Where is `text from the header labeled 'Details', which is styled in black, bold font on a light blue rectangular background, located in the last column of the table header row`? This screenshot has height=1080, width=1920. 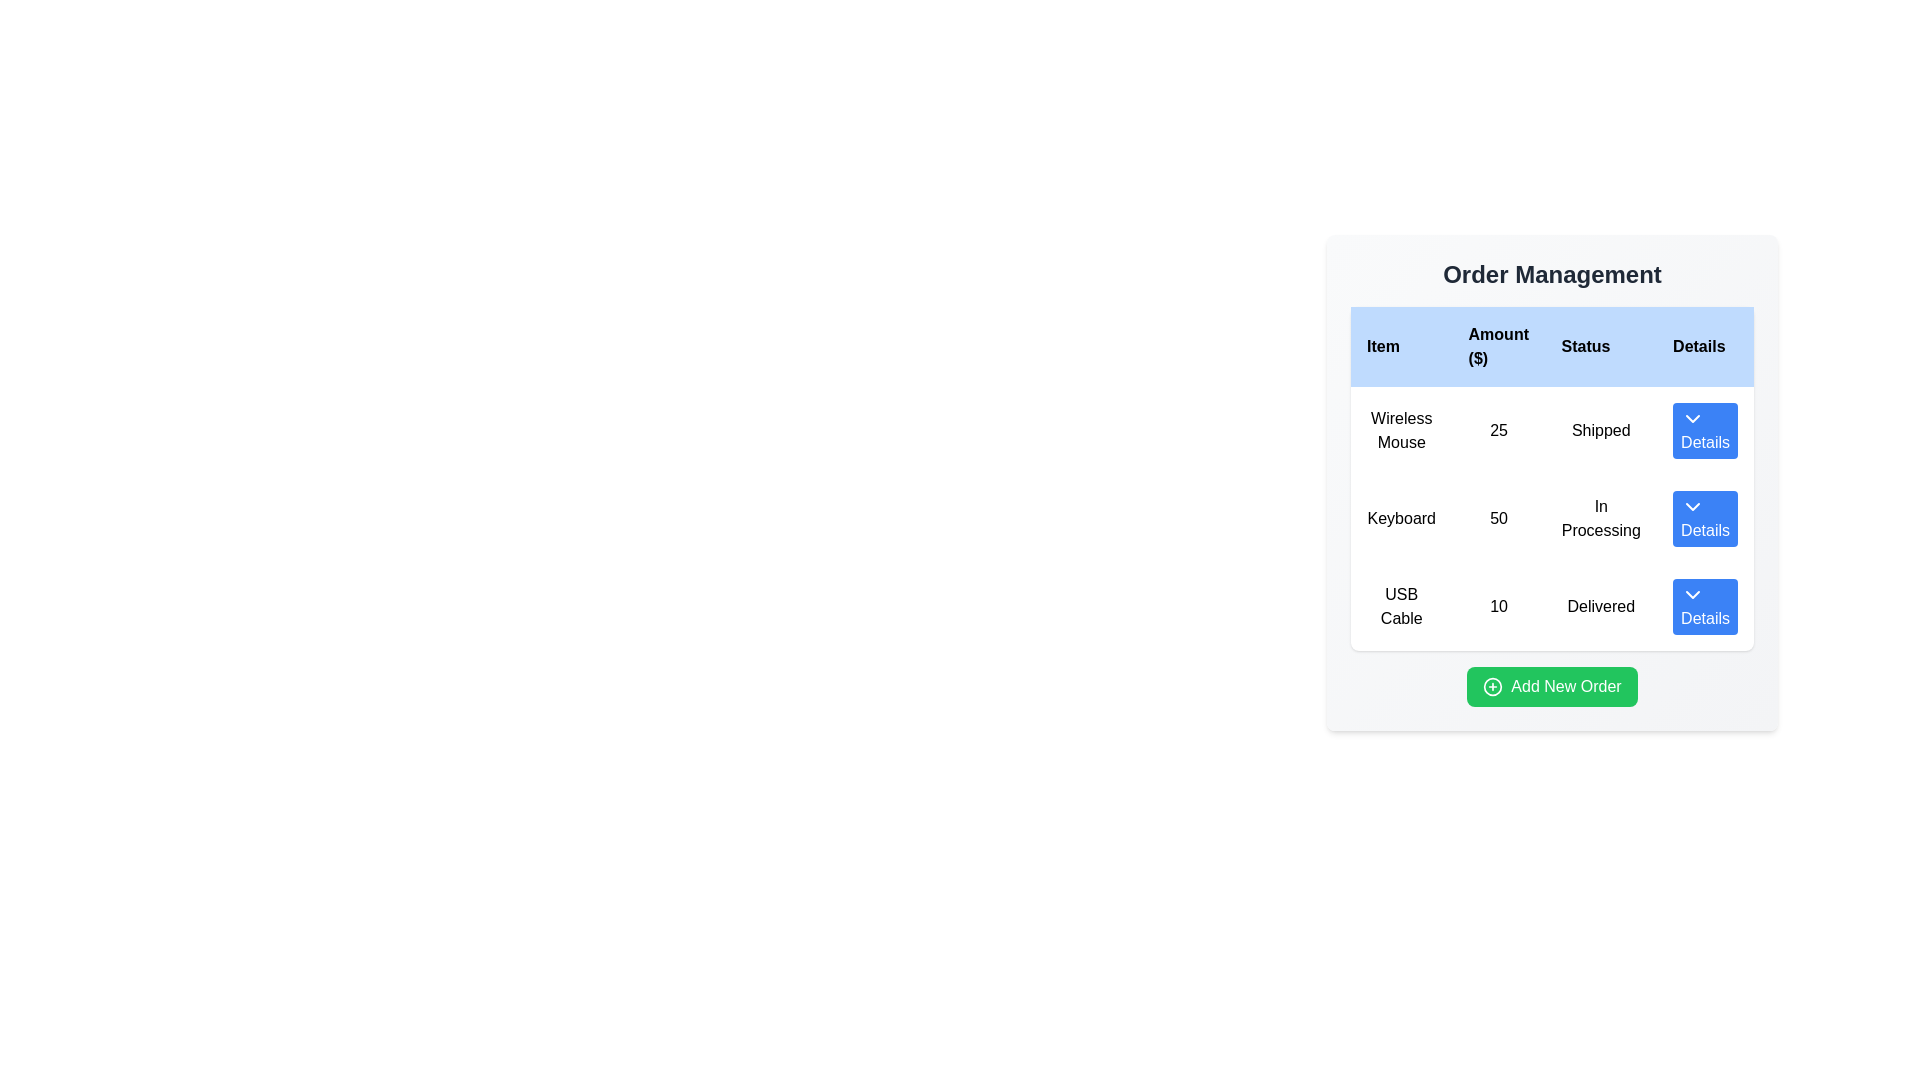 text from the header labeled 'Details', which is styled in black, bold font on a light blue rectangular background, located in the last column of the table header row is located at coordinates (1704, 346).